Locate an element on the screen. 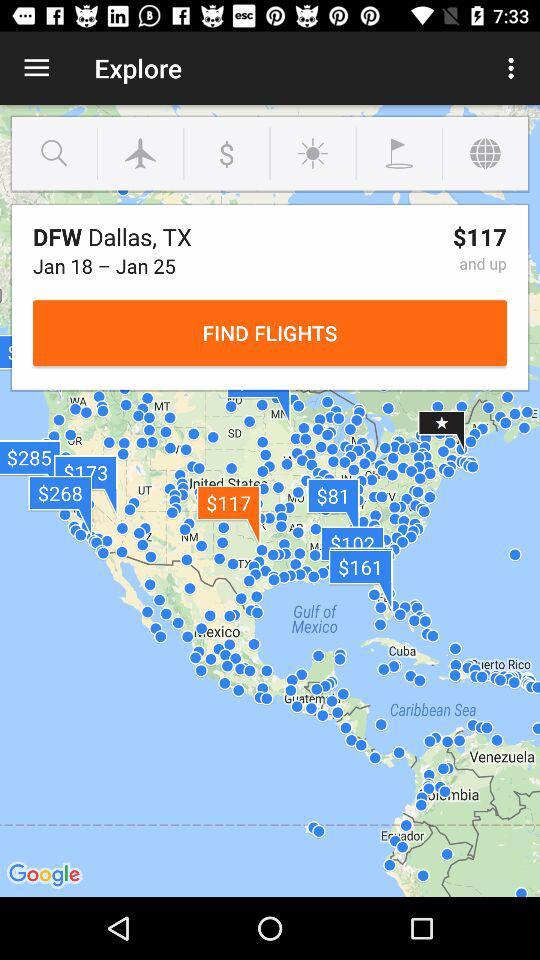 The width and height of the screenshot is (540, 960). the icon to the right of the explore is located at coordinates (513, 68).